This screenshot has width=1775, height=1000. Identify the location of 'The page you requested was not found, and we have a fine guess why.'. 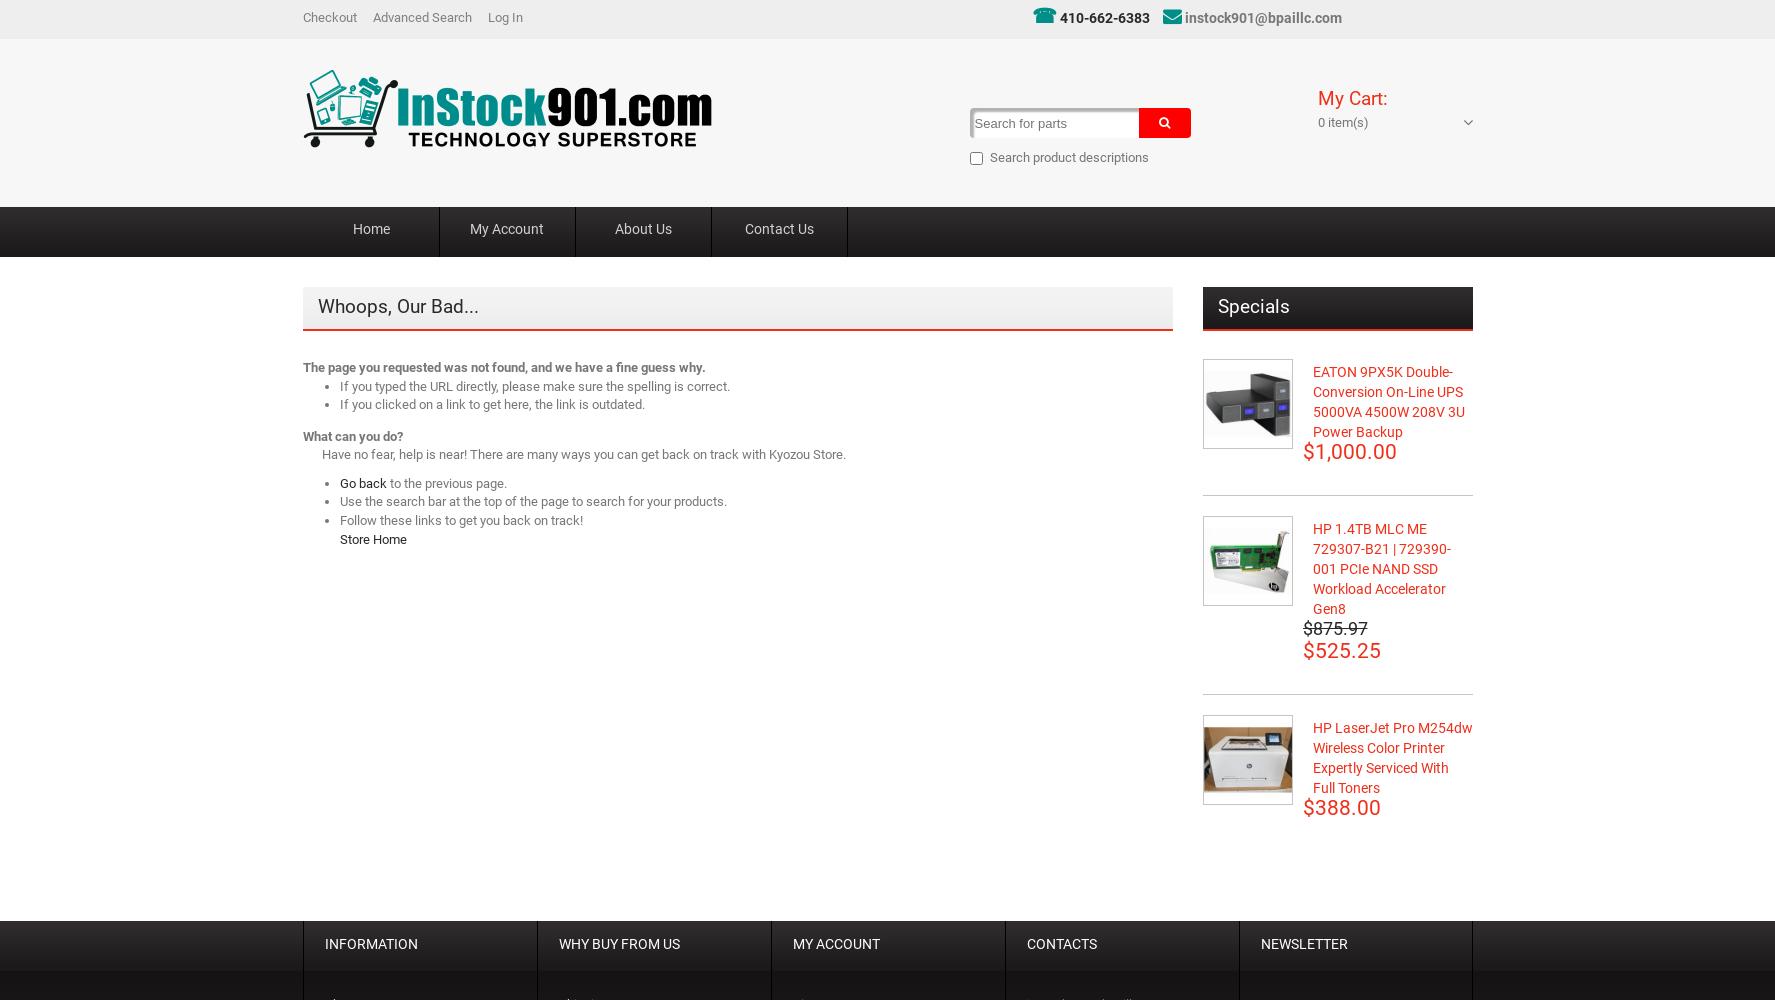
(301, 366).